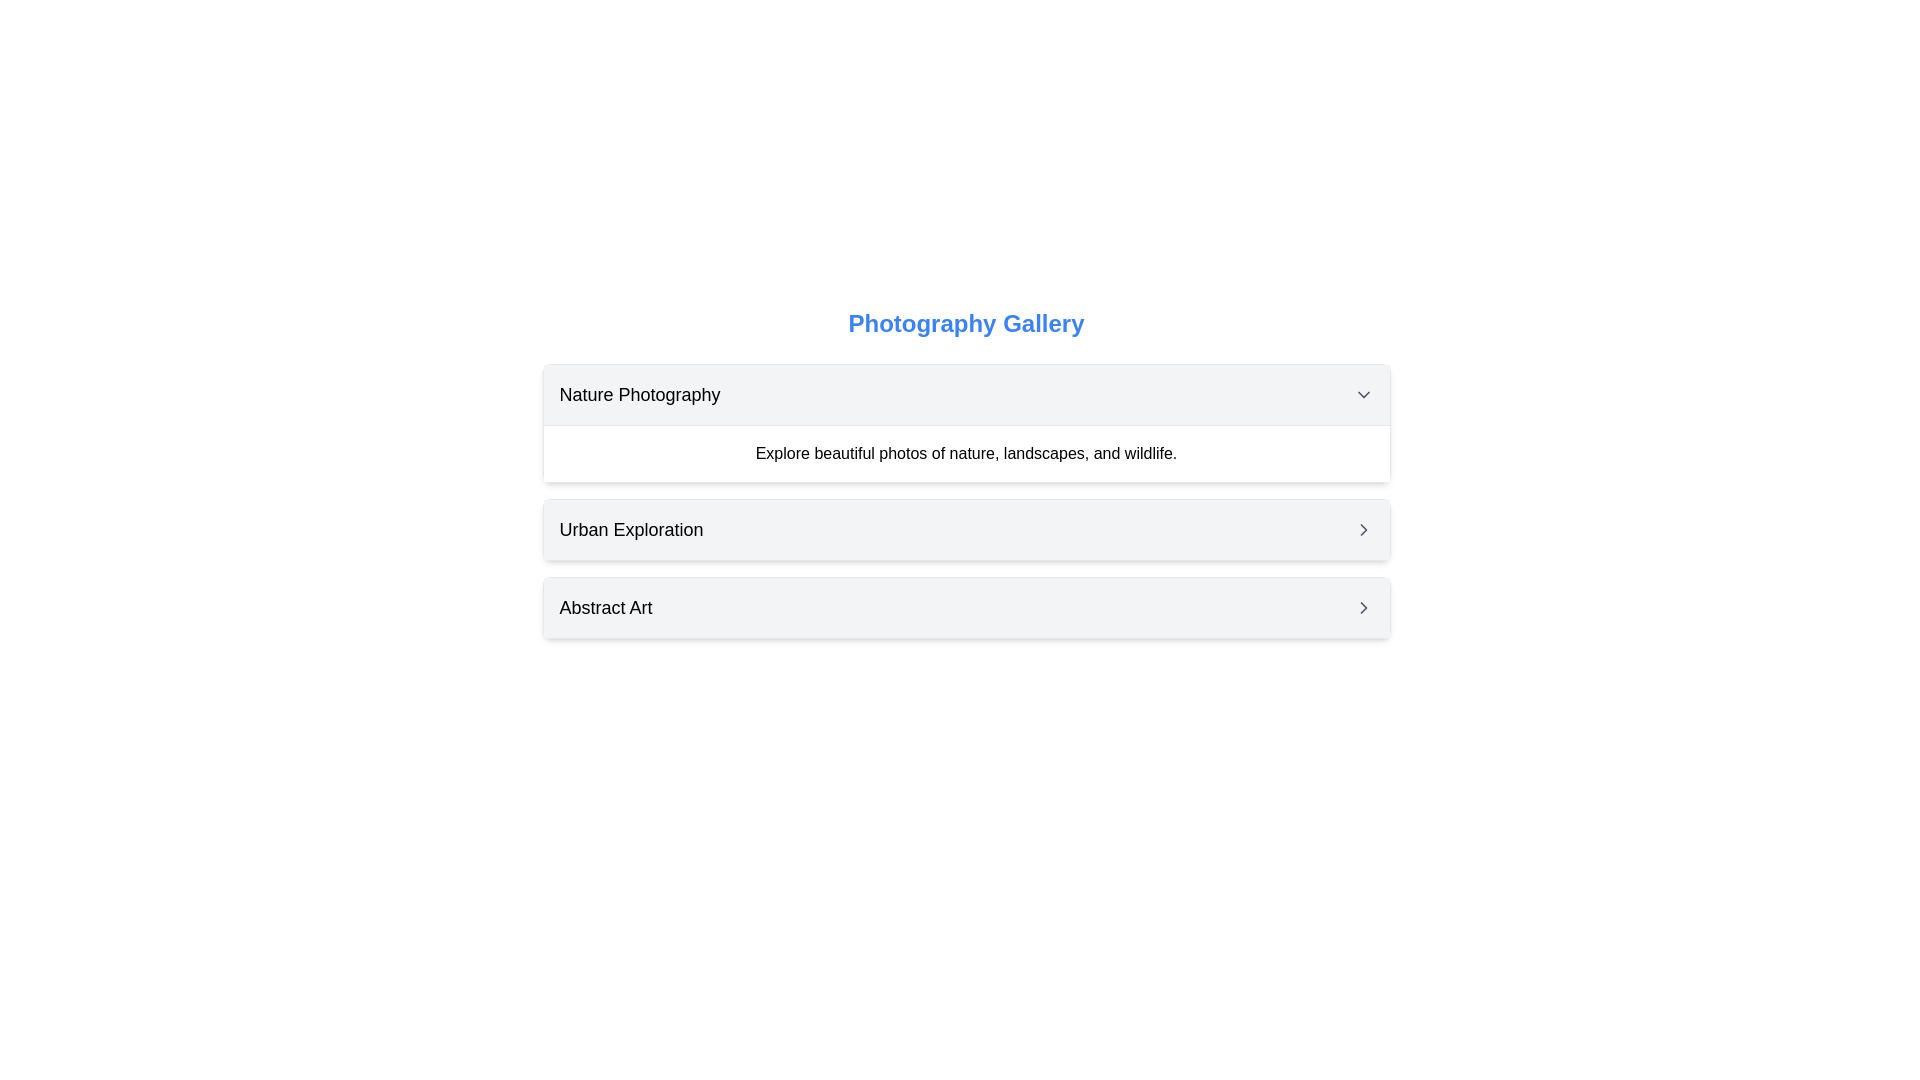 This screenshot has width=1920, height=1080. Describe the element at coordinates (966, 607) in the screenshot. I see `the 'Abstract Art' button, which is the last button in the vertical stack under 'Photography Gallery', to interact with its hover effect` at that location.